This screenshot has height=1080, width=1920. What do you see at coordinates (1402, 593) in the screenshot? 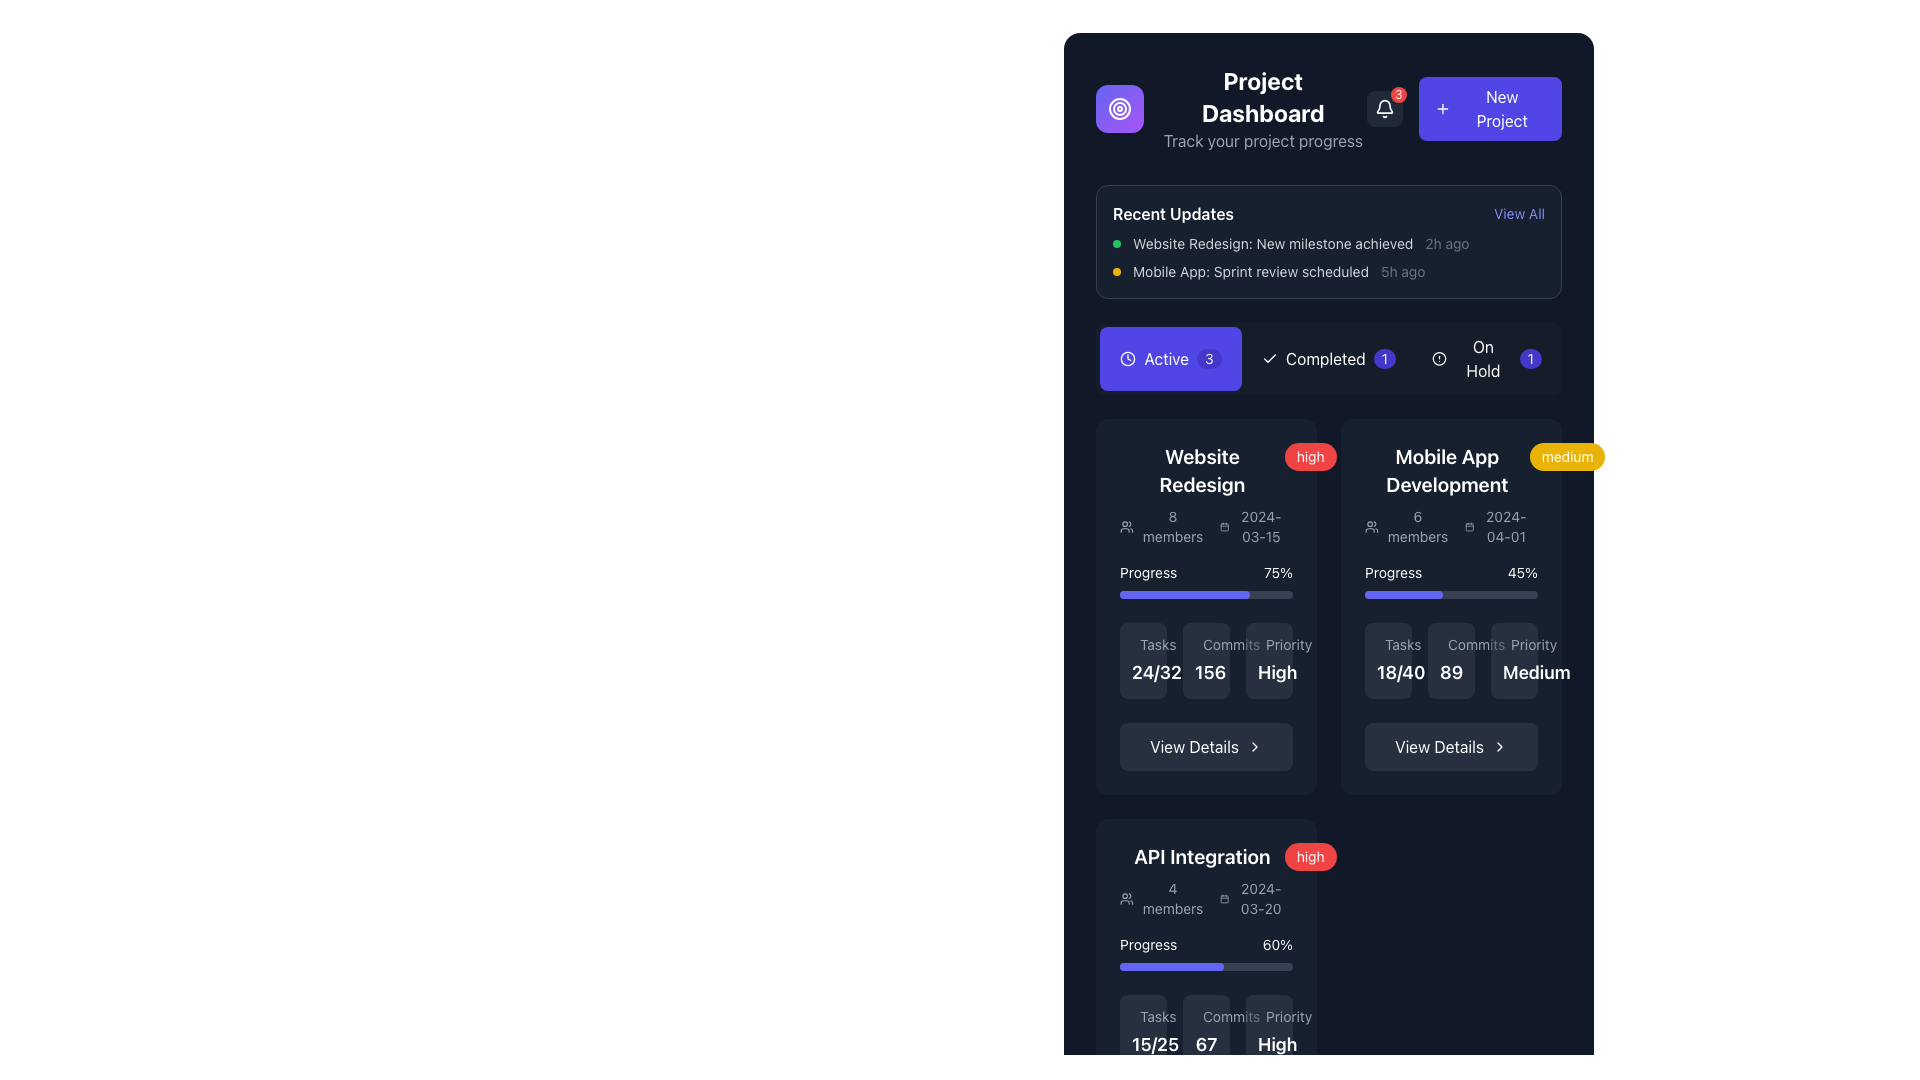
I see `the filled segment of the progress bar styled in purple, which extends to approximately 45% of its full width, located within the 'Mobile App Development' card under the 'Progress' section` at bounding box center [1402, 593].